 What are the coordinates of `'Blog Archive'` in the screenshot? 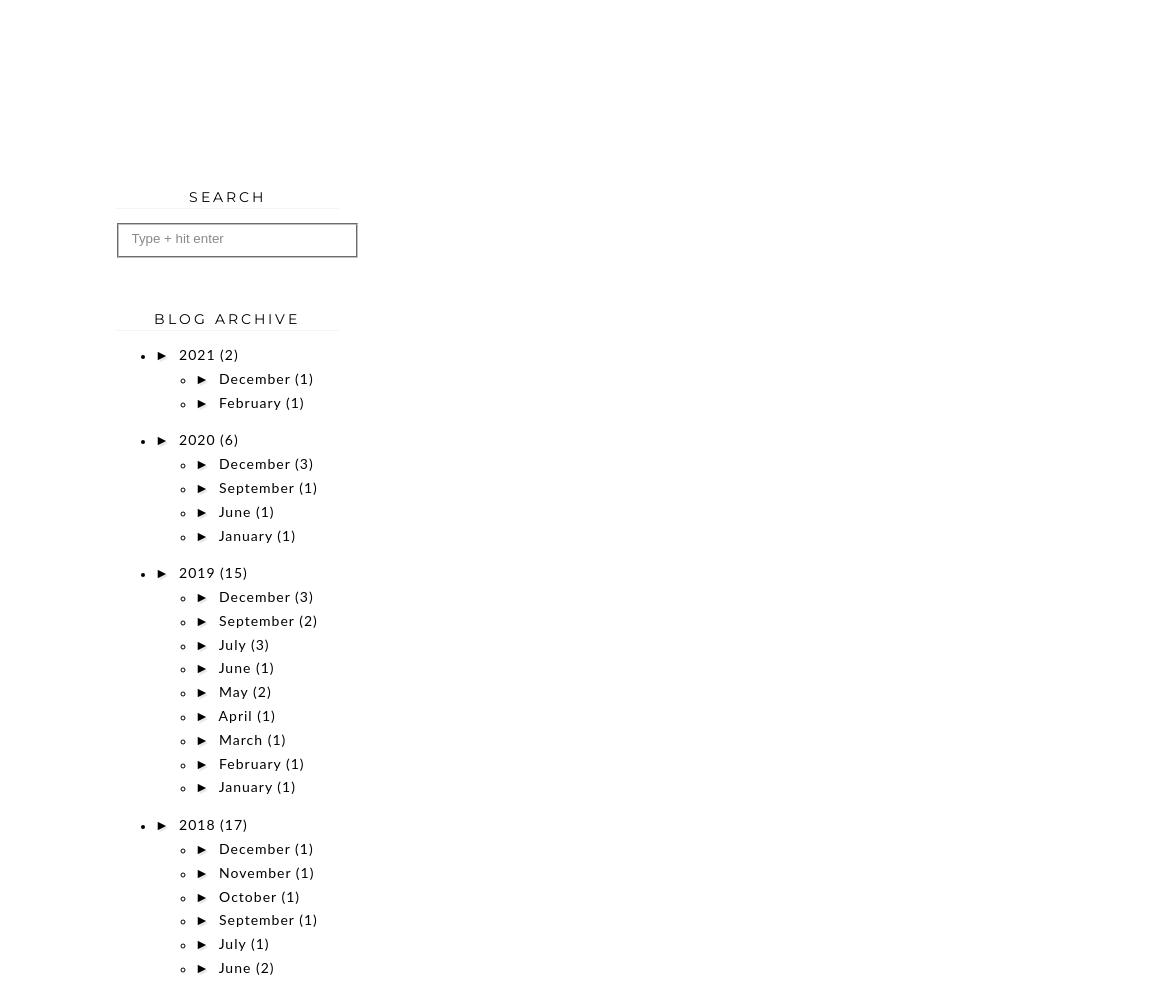 It's located at (226, 317).